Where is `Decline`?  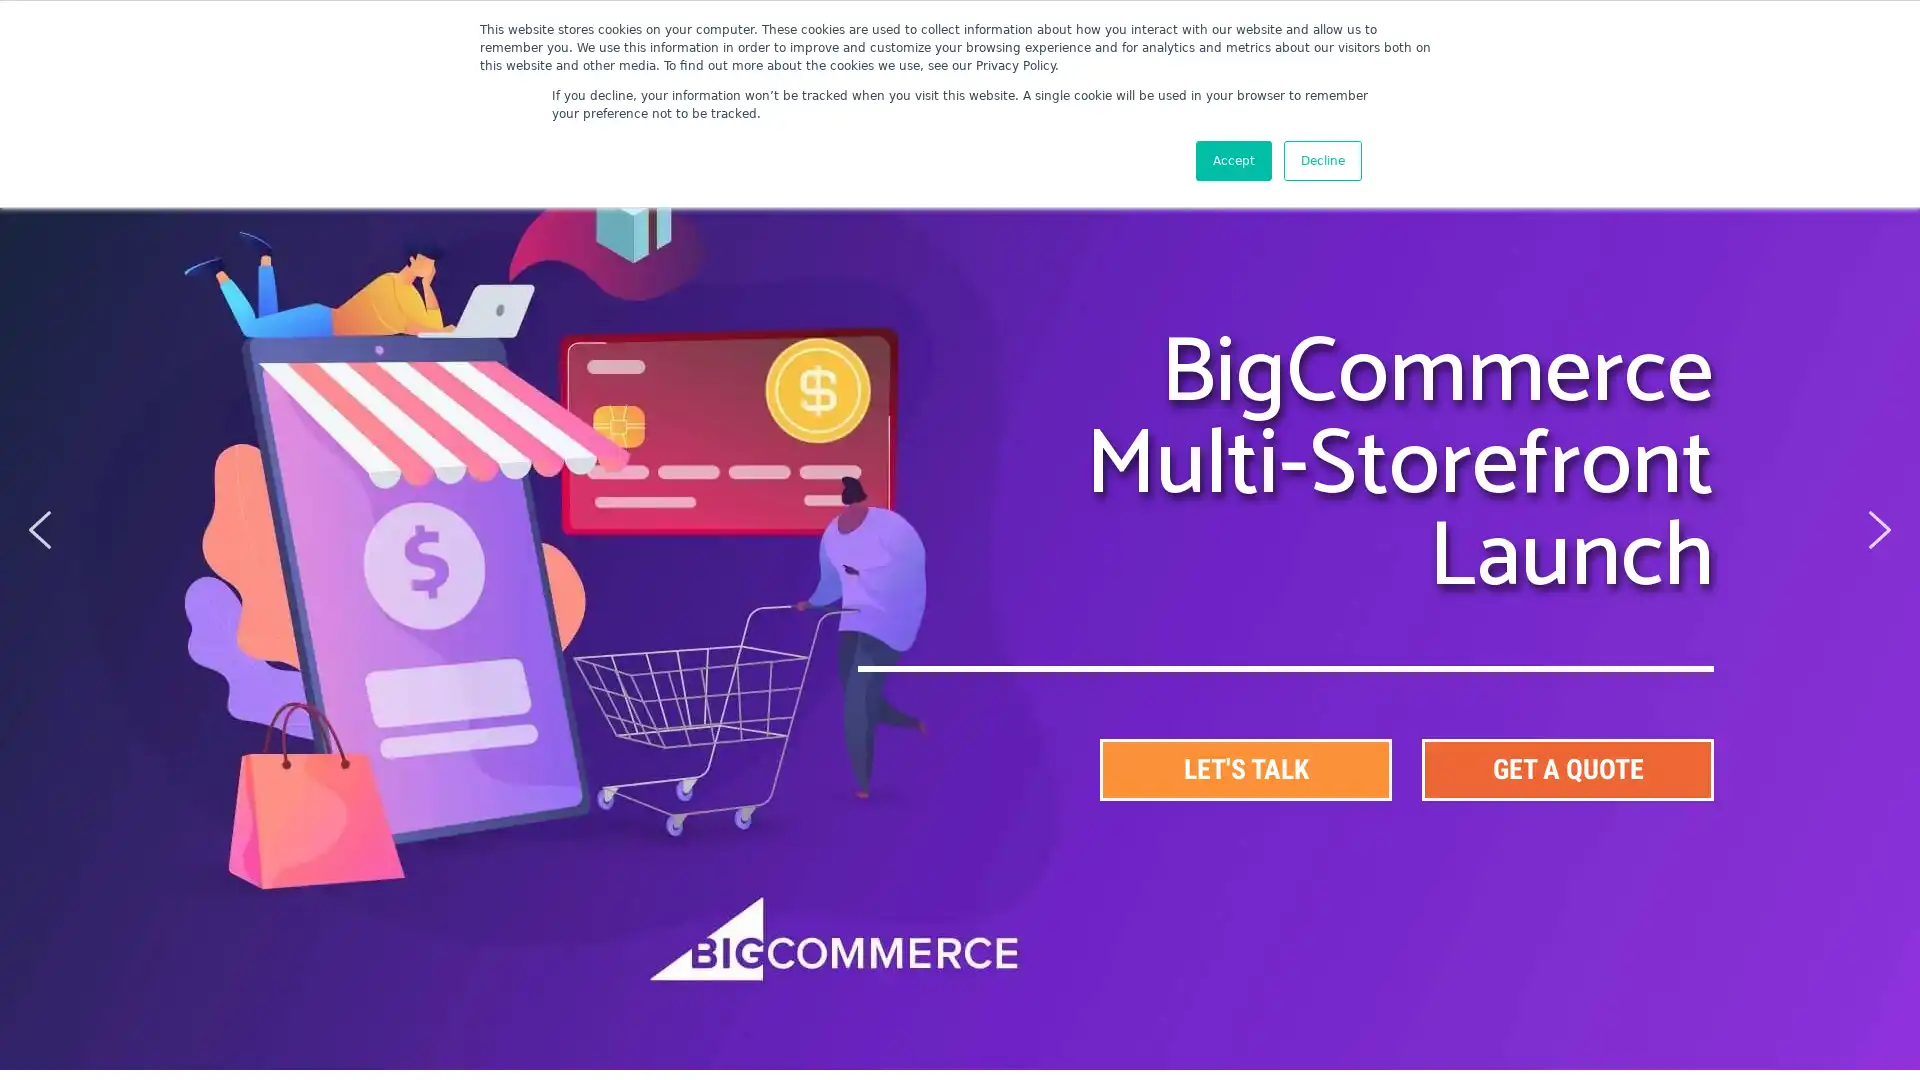
Decline is located at coordinates (1323, 160).